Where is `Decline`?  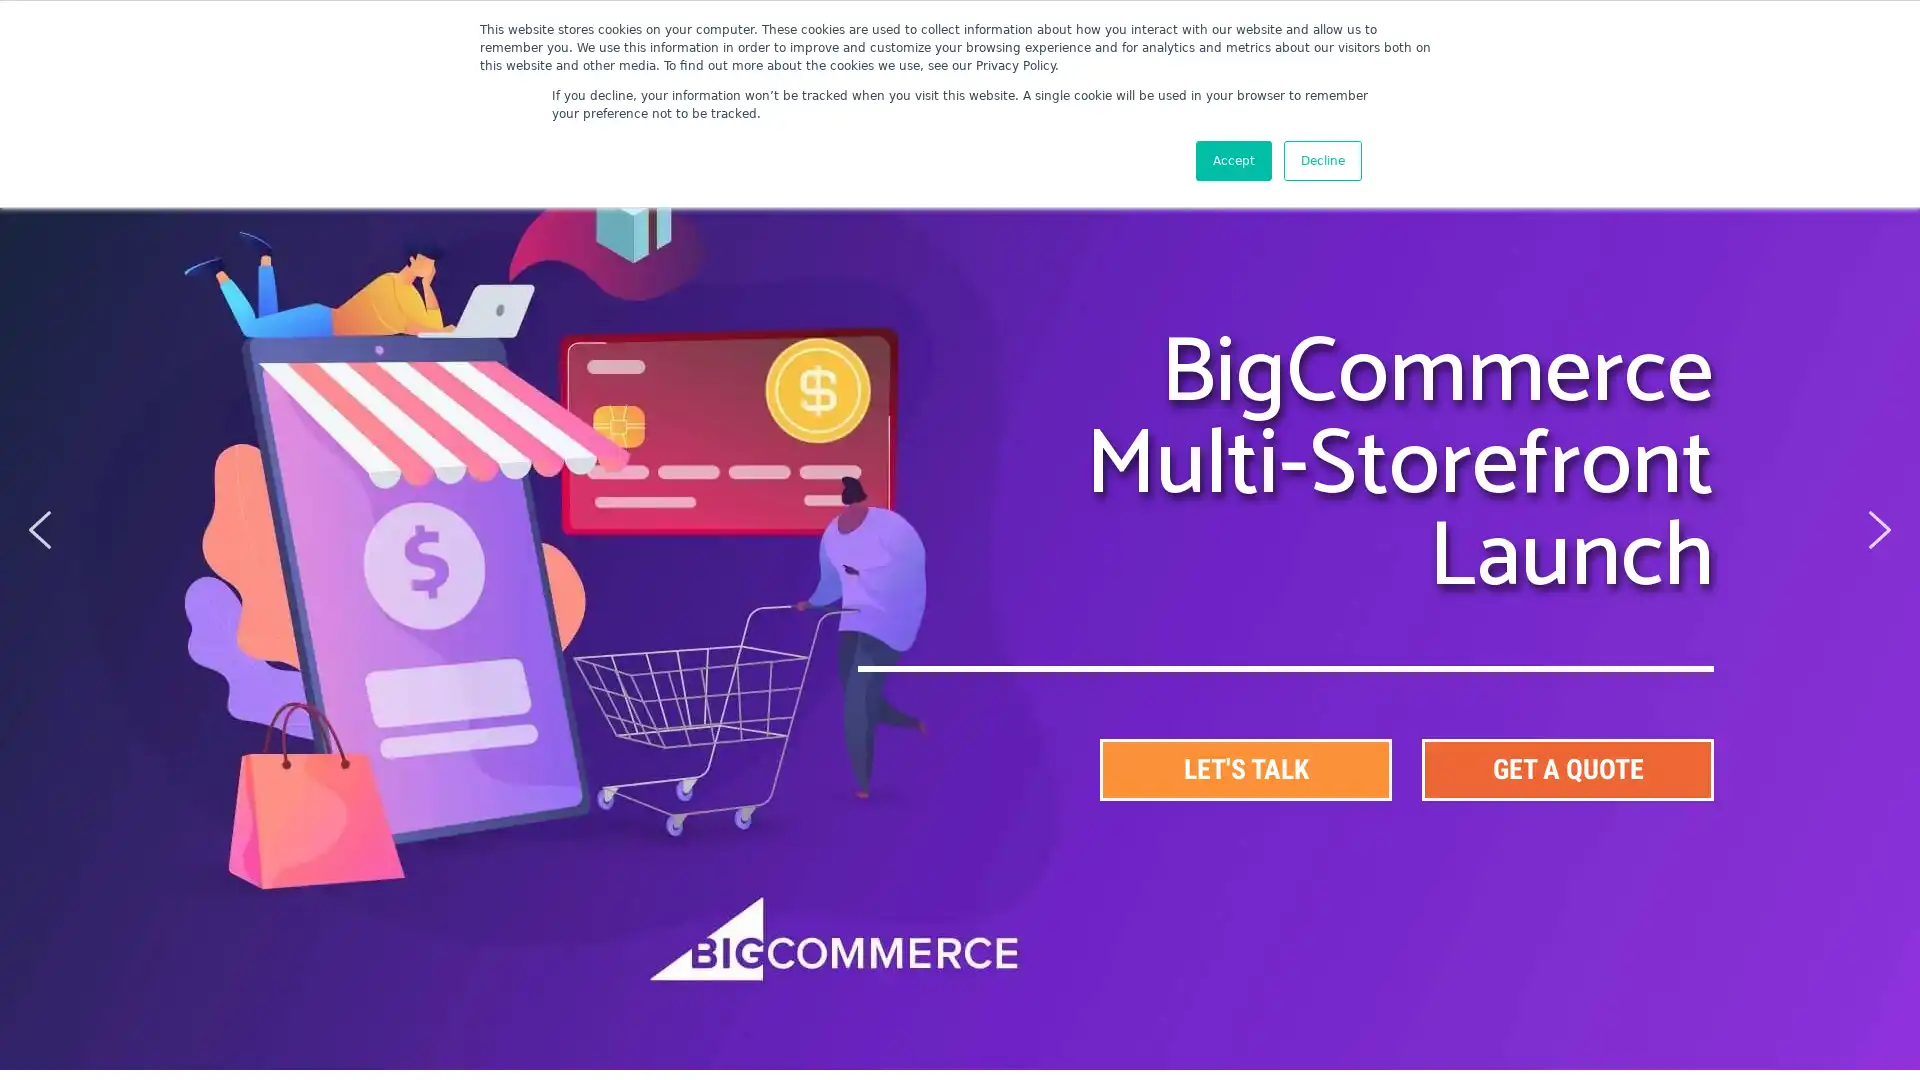
Decline is located at coordinates (1323, 160).